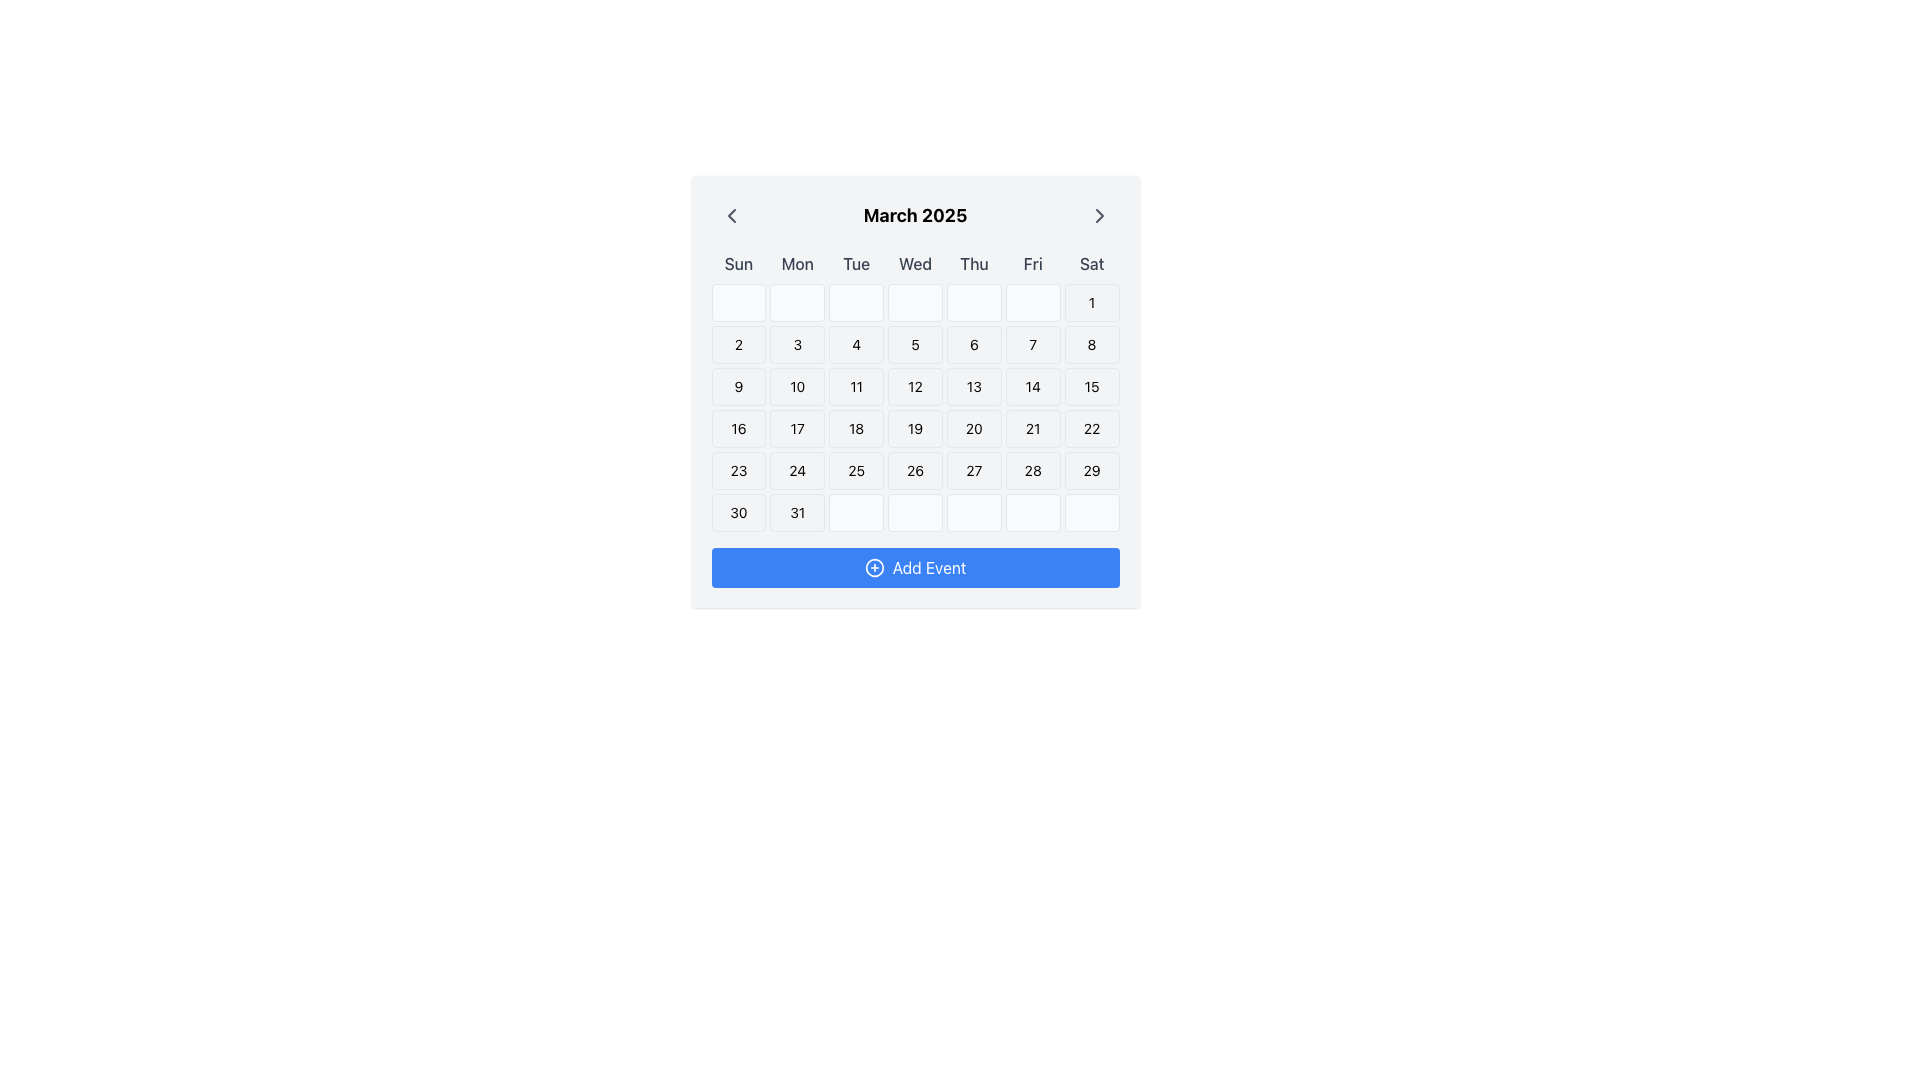 This screenshot has width=1920, height=1080. I want to click on the button displaying the number '17', so click(796, 427).